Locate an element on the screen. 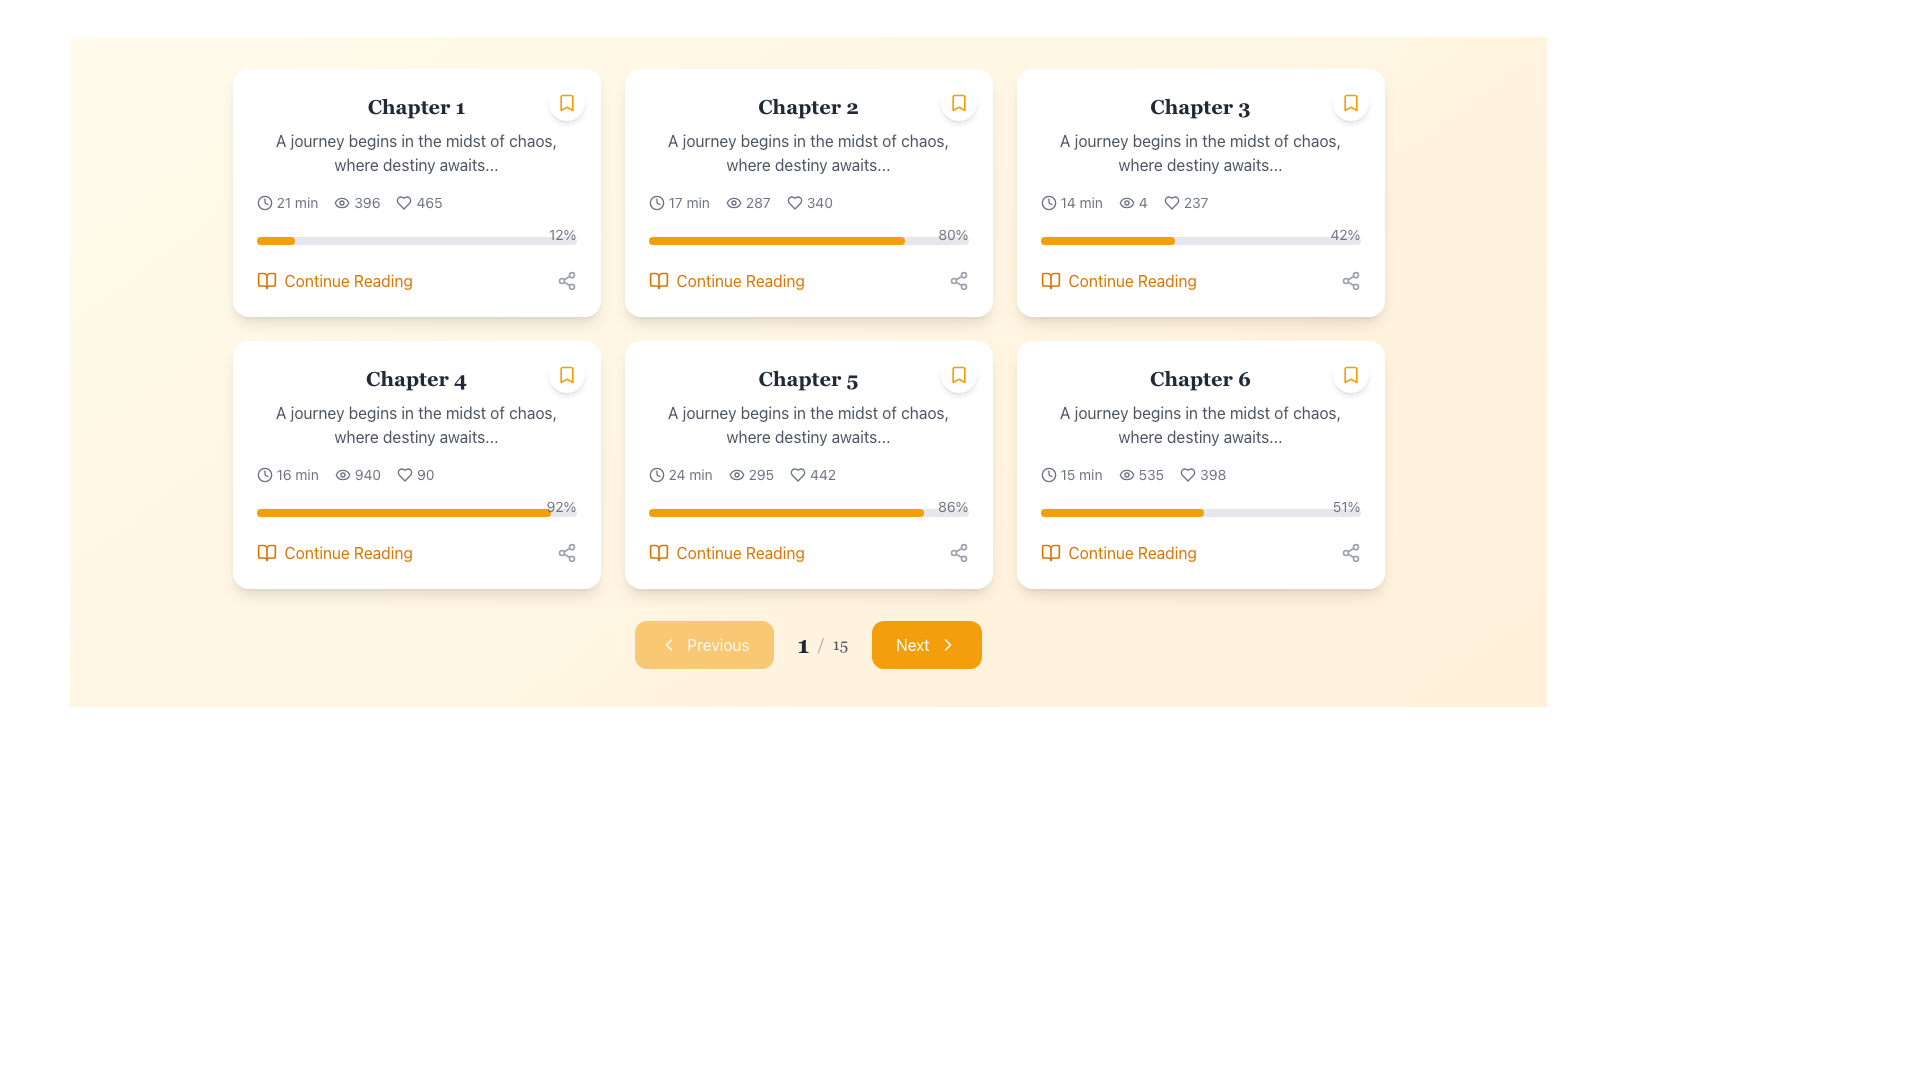 This screenshot has width=1920, height=1080. the left-arrow button in the pagination navigation section is located at coordinates (669, 644).